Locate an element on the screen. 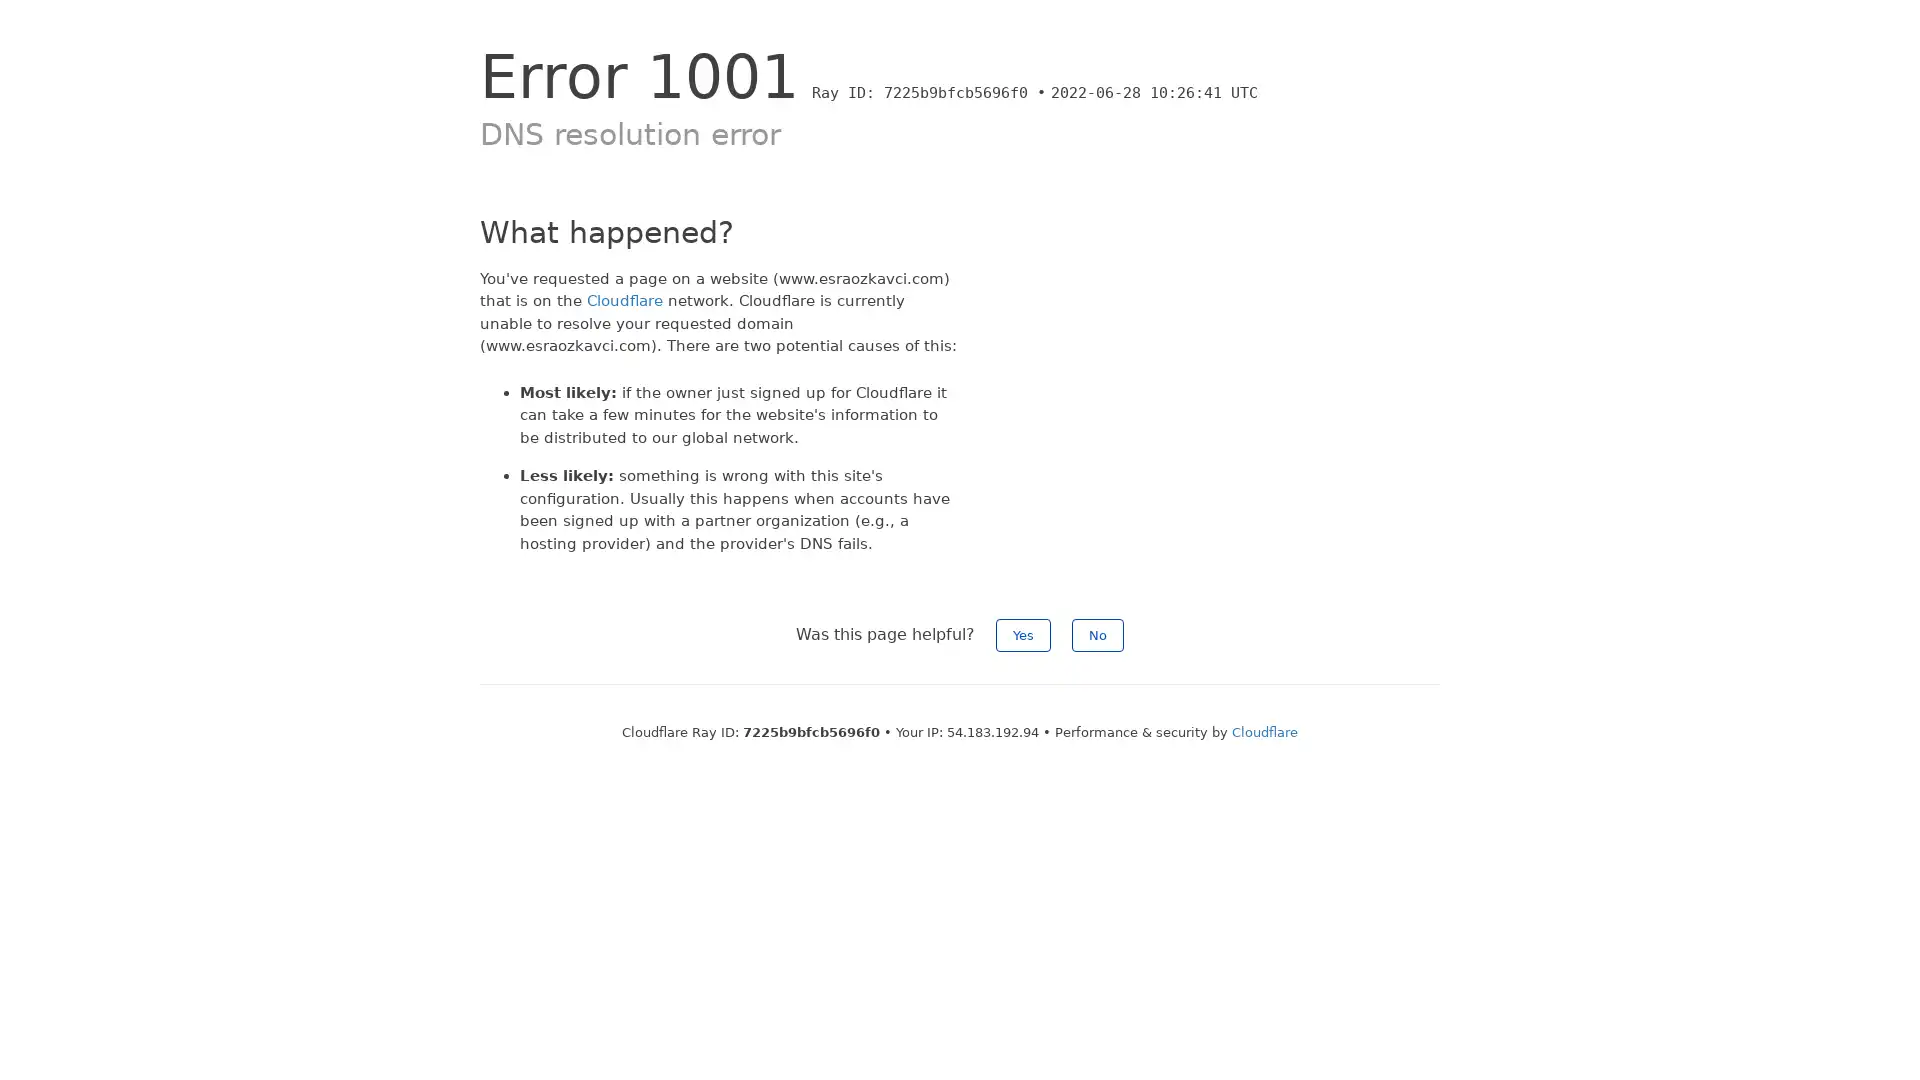 The width and height of the screenshot is (1920, 1080). No is located at coordinates (1097, 635).